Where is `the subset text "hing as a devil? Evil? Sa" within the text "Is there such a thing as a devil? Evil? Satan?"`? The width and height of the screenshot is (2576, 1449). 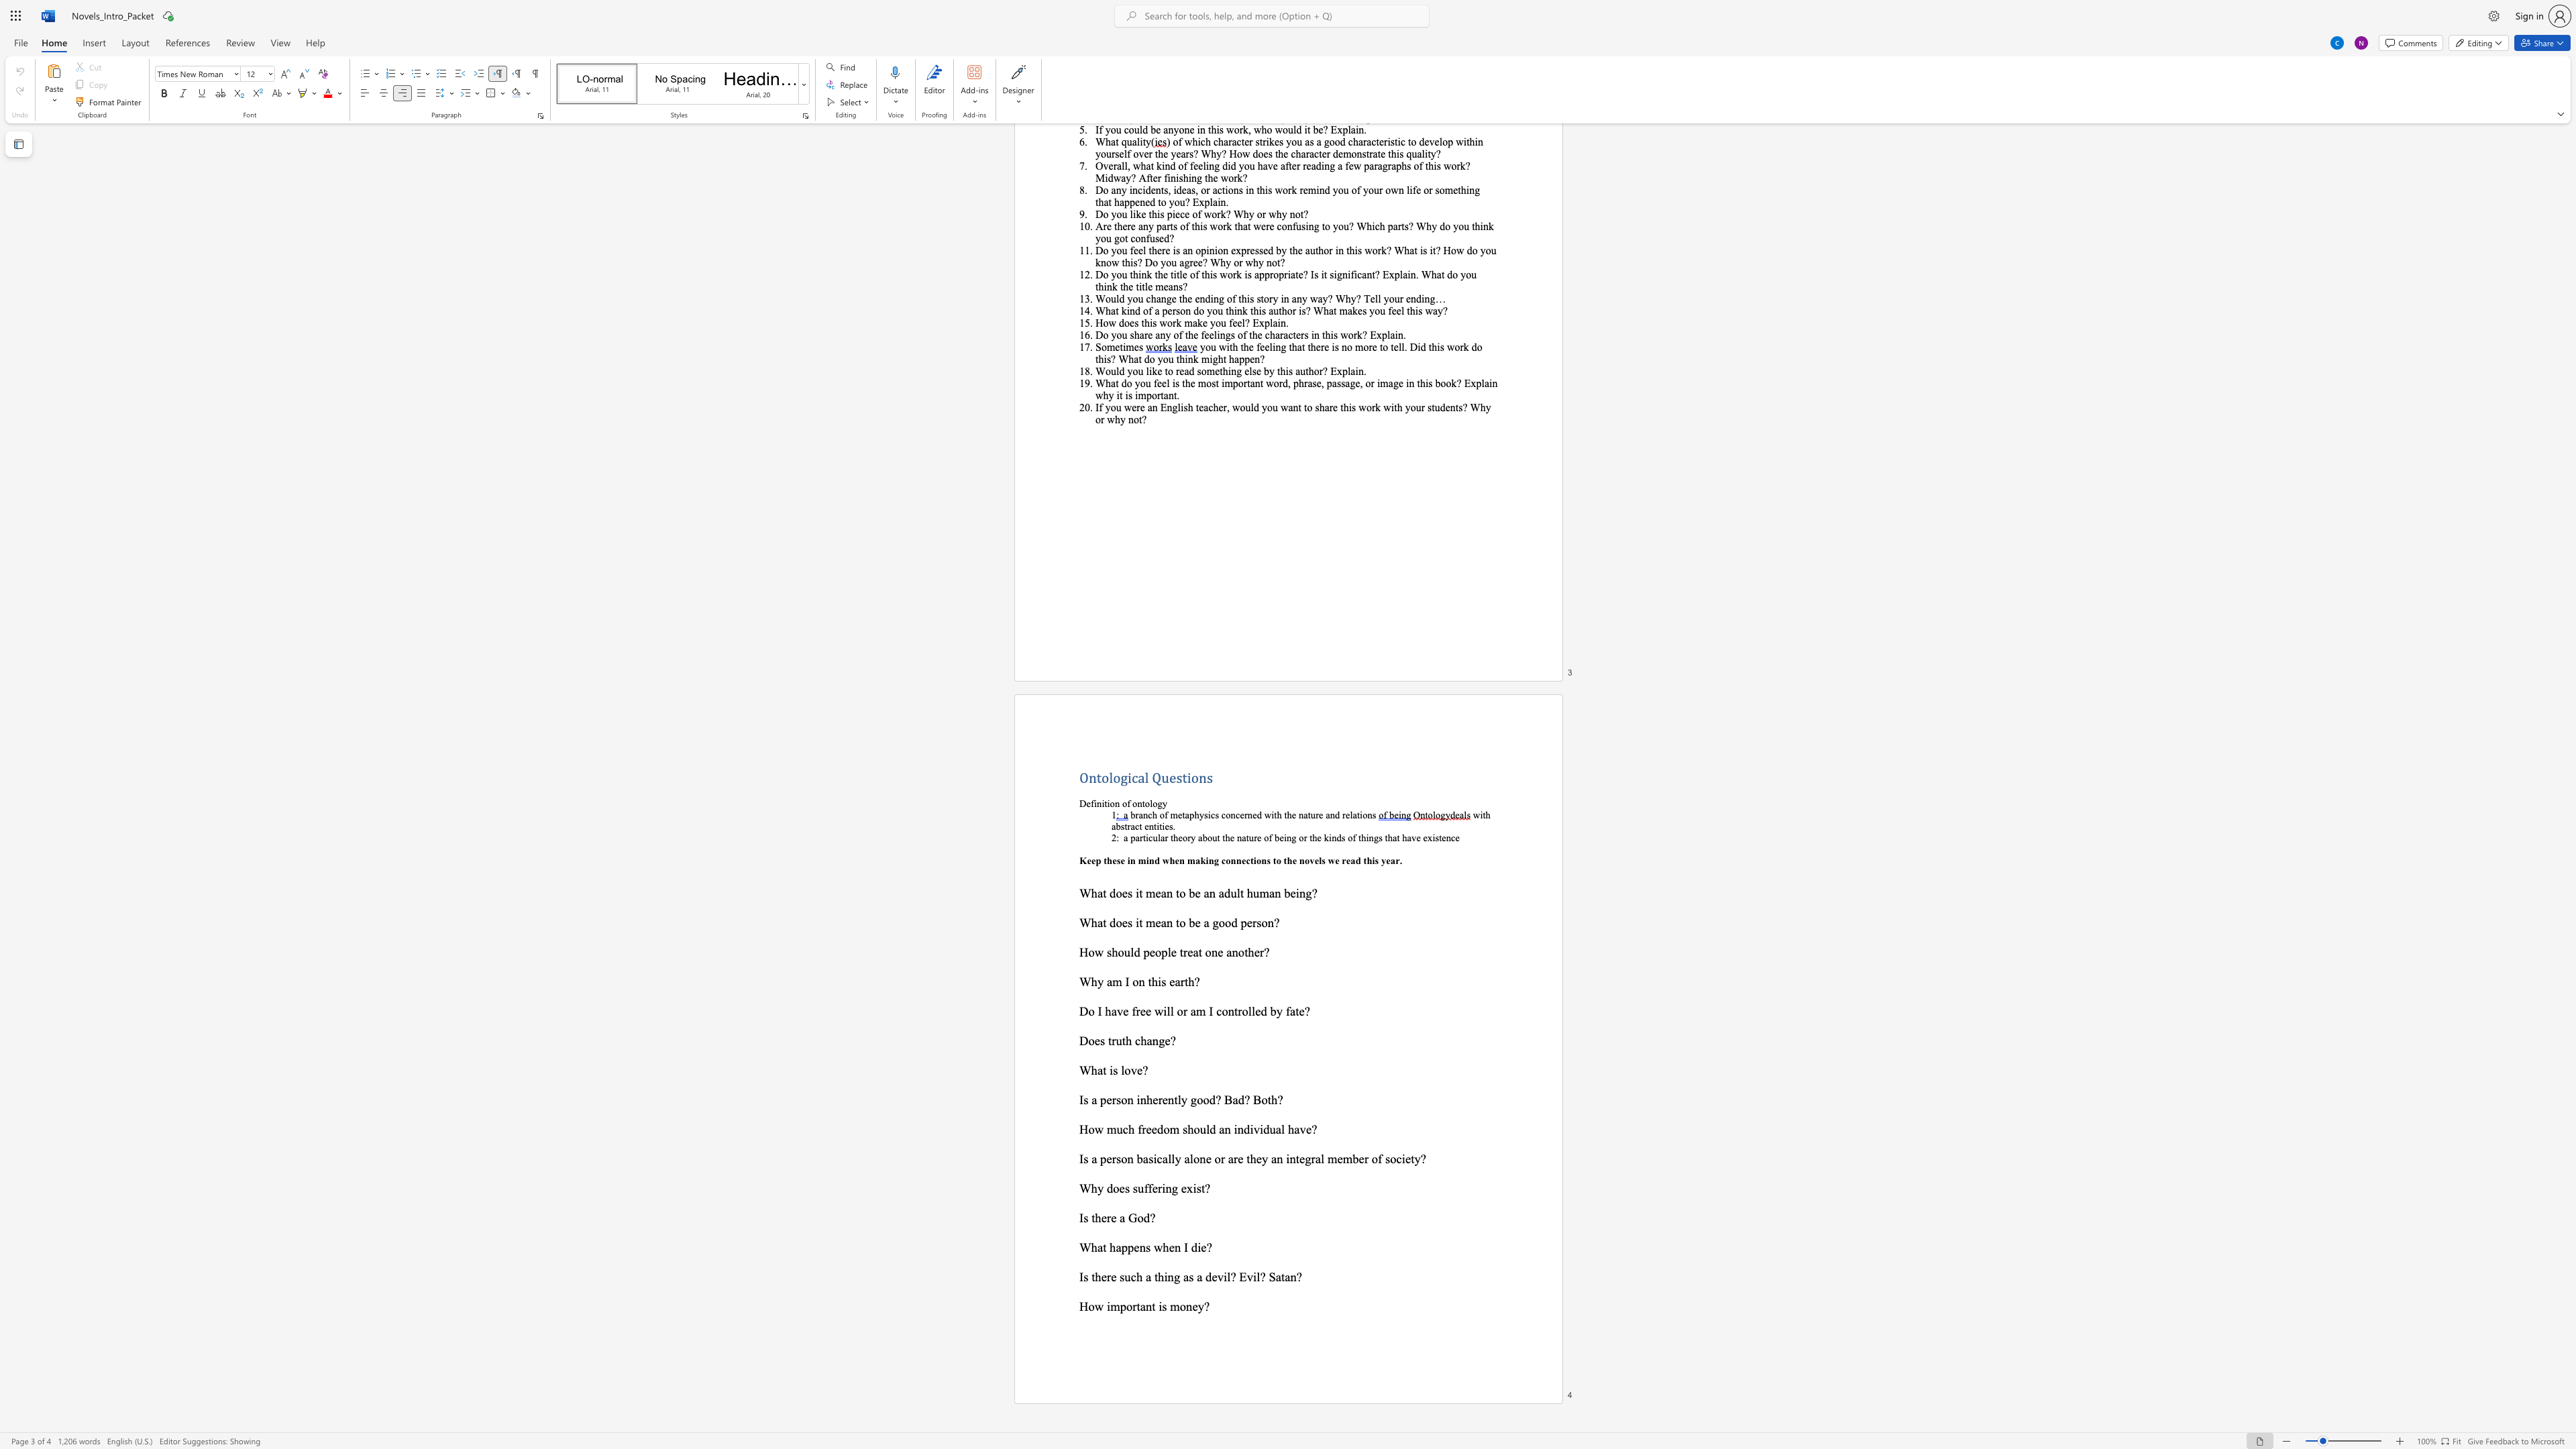
the subset text "hing as a devil? Evil? Sa" within the text "Is there such a thing as a devil? Evil? Satan?" is located at coordinates (1157, 1276).